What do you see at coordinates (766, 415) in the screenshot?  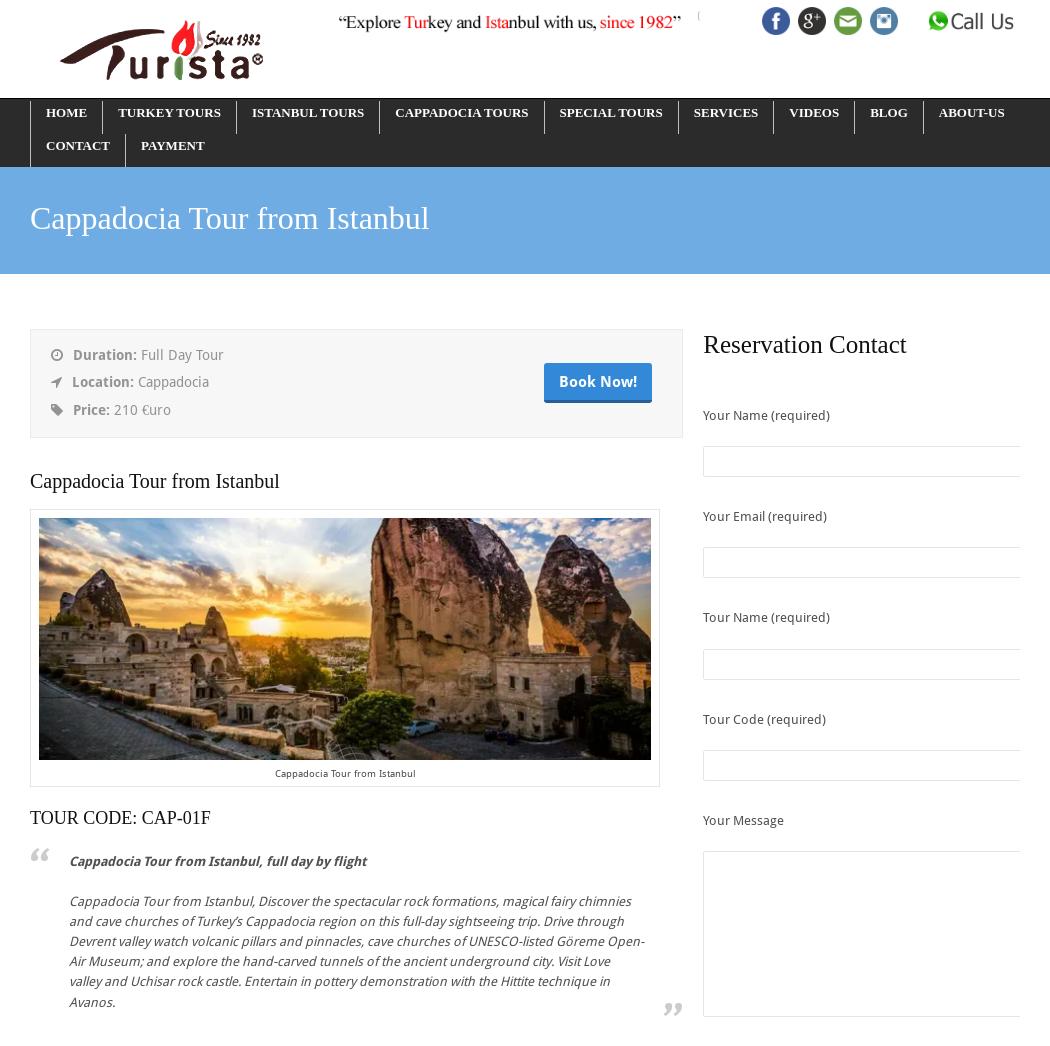 I see `'Your Name (required)'` at bounding box center [766, 415].